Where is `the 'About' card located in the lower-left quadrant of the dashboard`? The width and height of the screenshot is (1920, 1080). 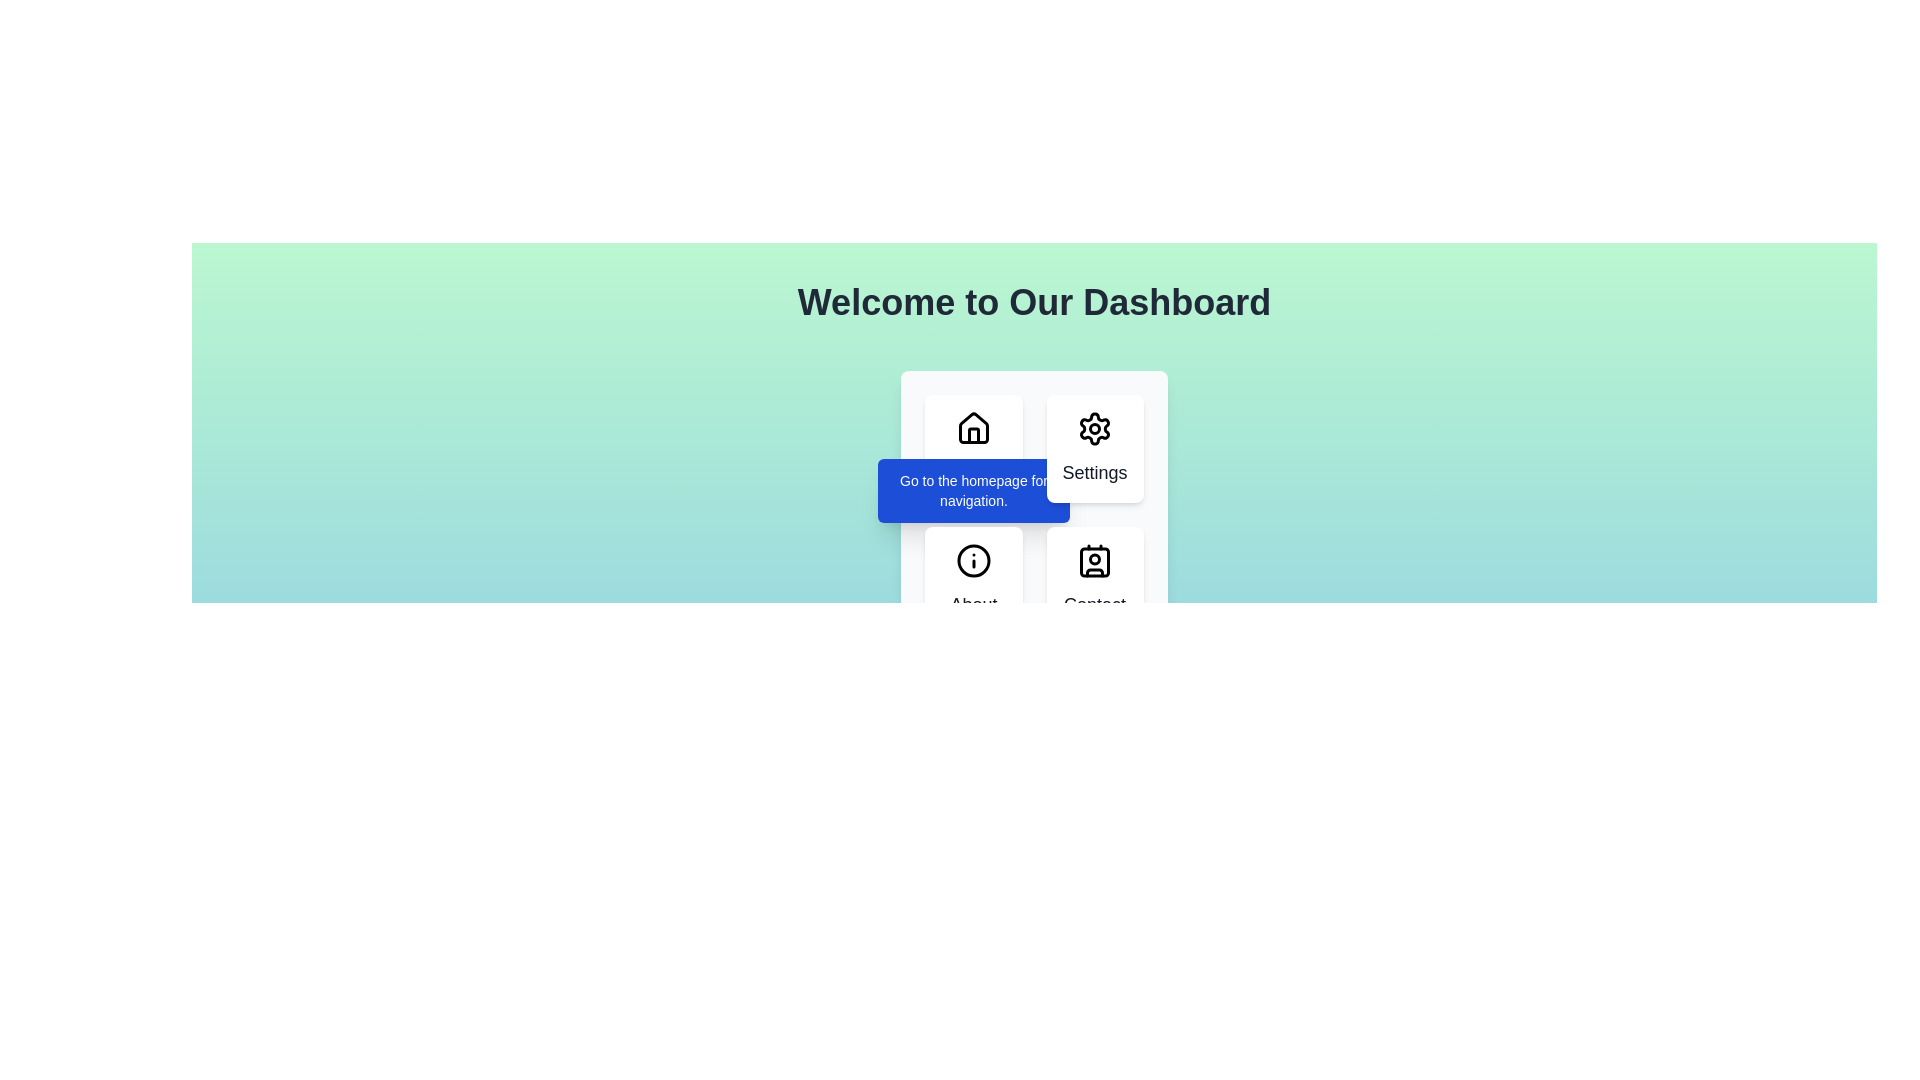
the 'About' card located in the lower-left quadrant of the dashboard is located at coordinates (974, 581).